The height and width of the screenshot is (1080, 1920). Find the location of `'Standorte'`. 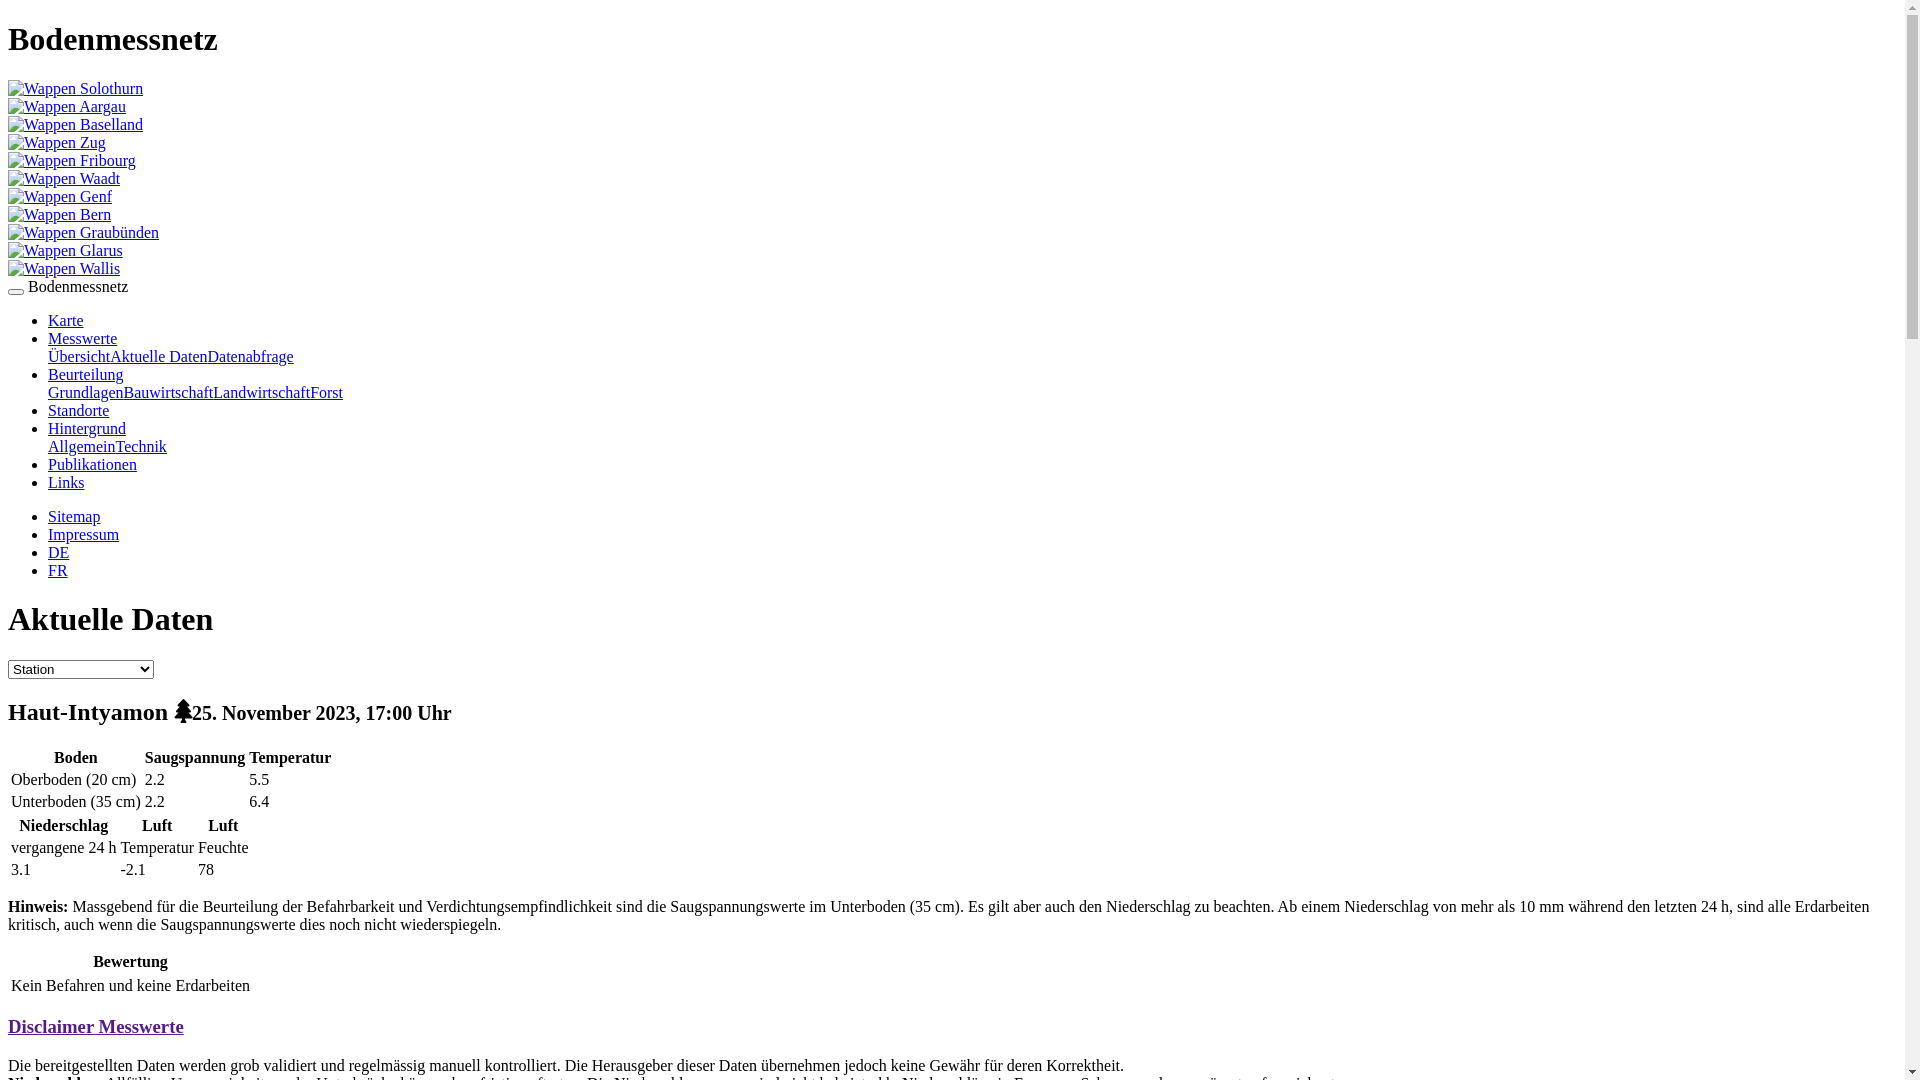

'Standorte' is located at coordinates (78, 409).